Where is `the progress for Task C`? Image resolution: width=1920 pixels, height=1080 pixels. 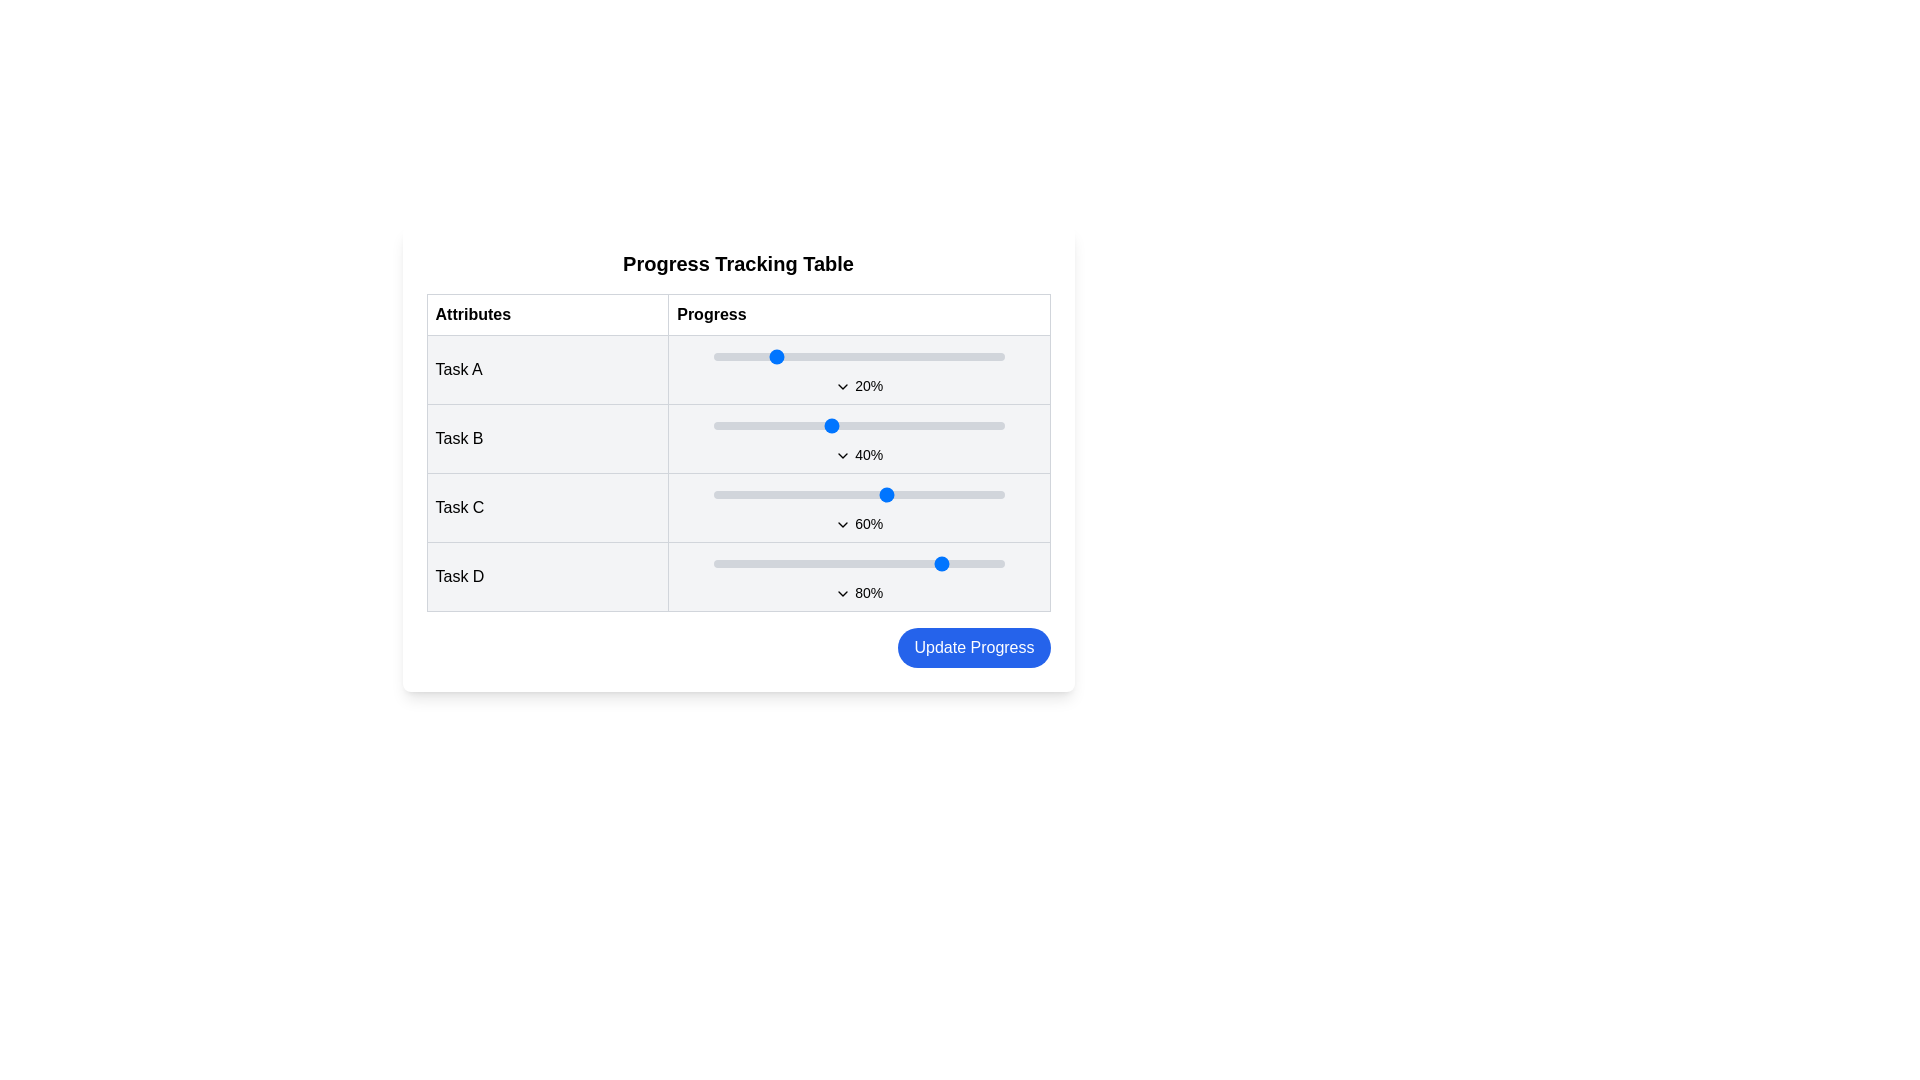
the progress for Task C is located at coordinates (724, 494).